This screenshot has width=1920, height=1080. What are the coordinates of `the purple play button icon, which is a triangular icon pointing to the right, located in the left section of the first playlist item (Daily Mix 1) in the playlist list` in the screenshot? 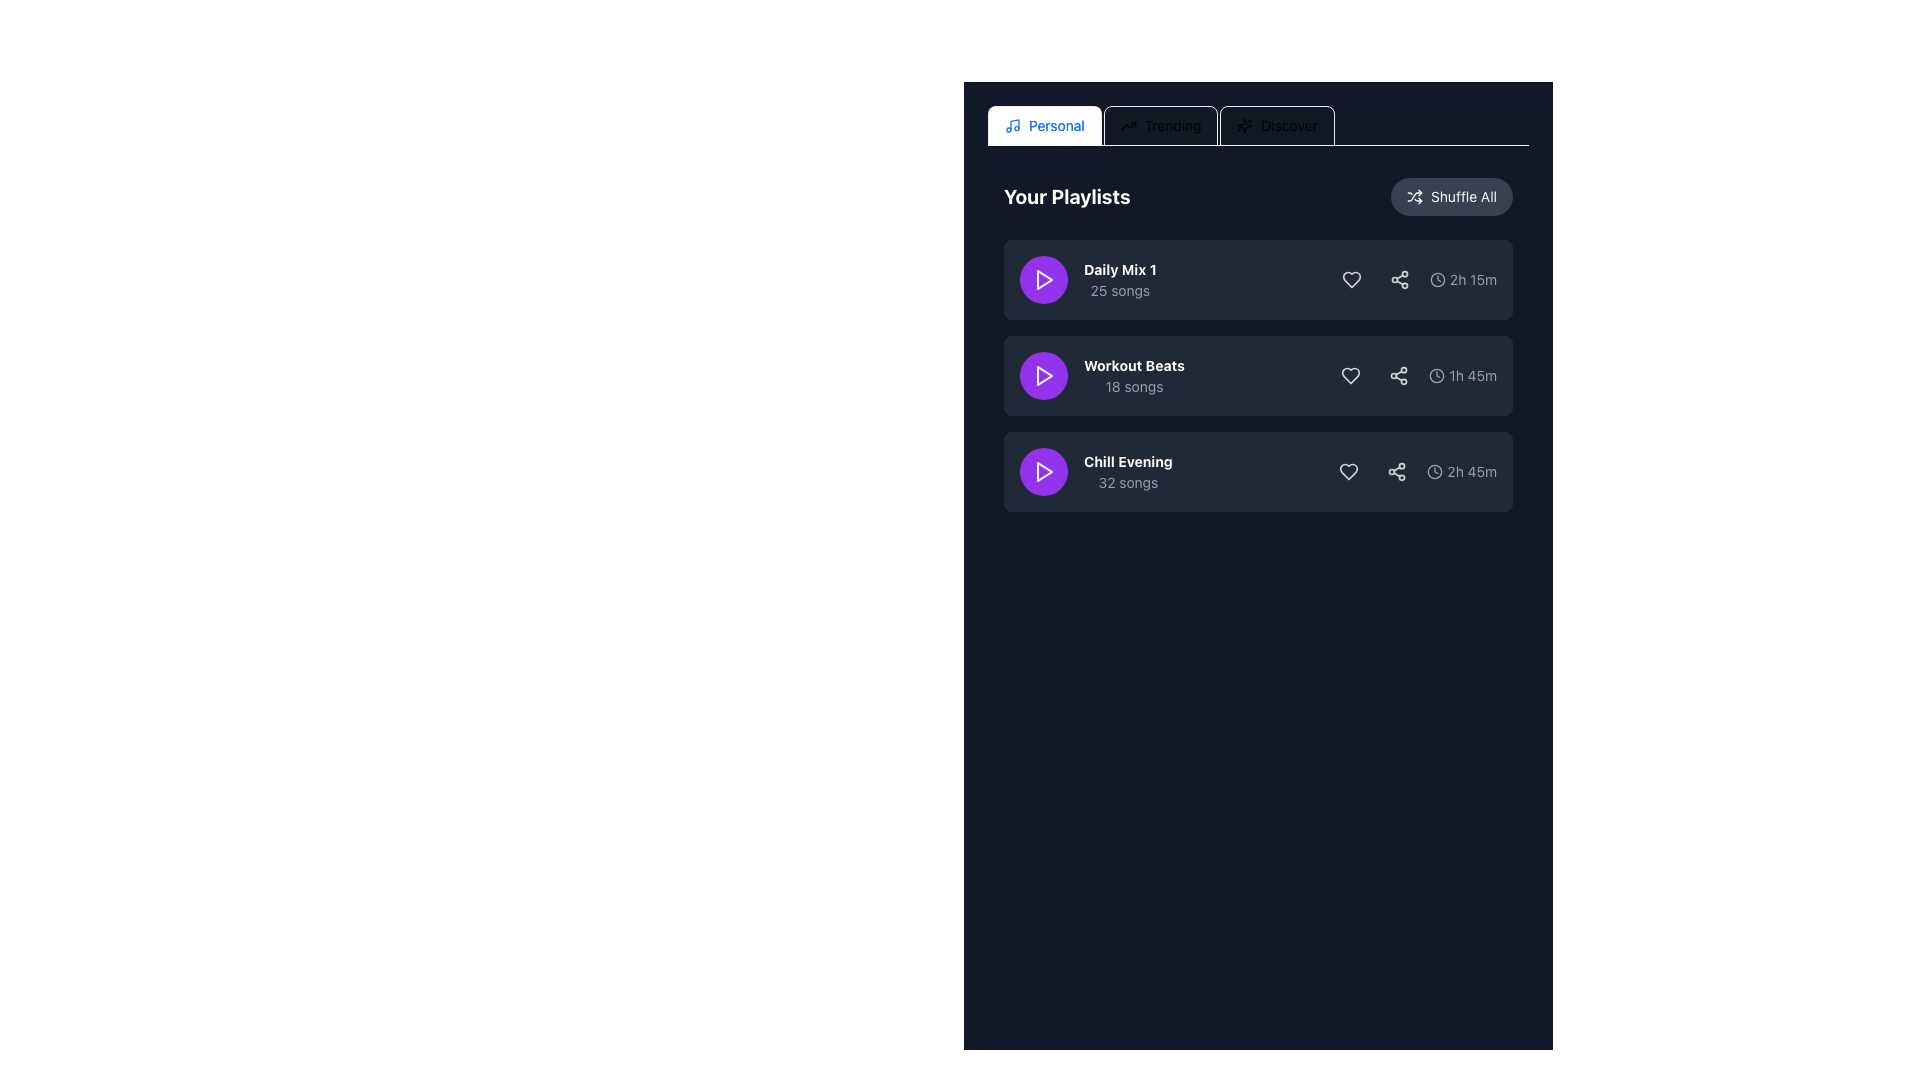 It's located at (1044, 280).